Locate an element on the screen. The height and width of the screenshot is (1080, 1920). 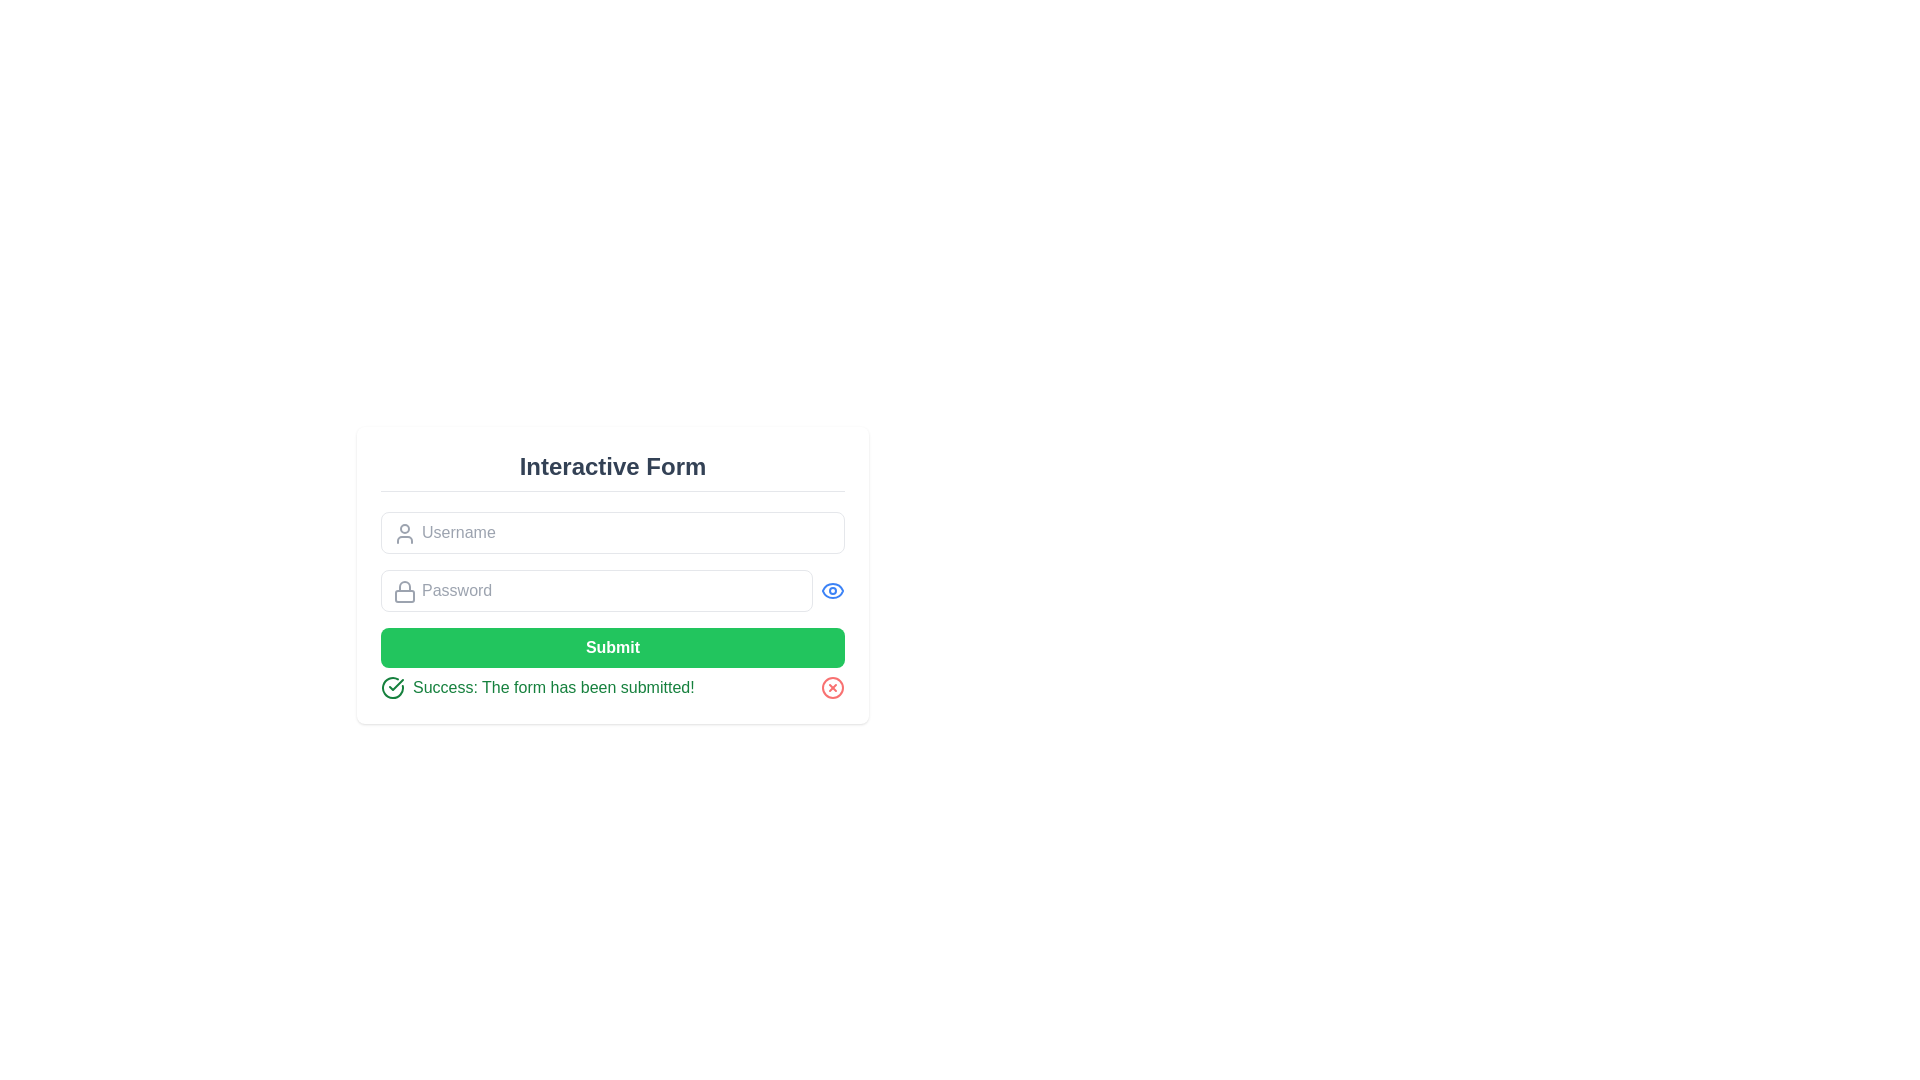
green checkmark icon indicating success, located to the left of the success message 'Success: The form has been submitted!' is located at coordinates (396, 684).